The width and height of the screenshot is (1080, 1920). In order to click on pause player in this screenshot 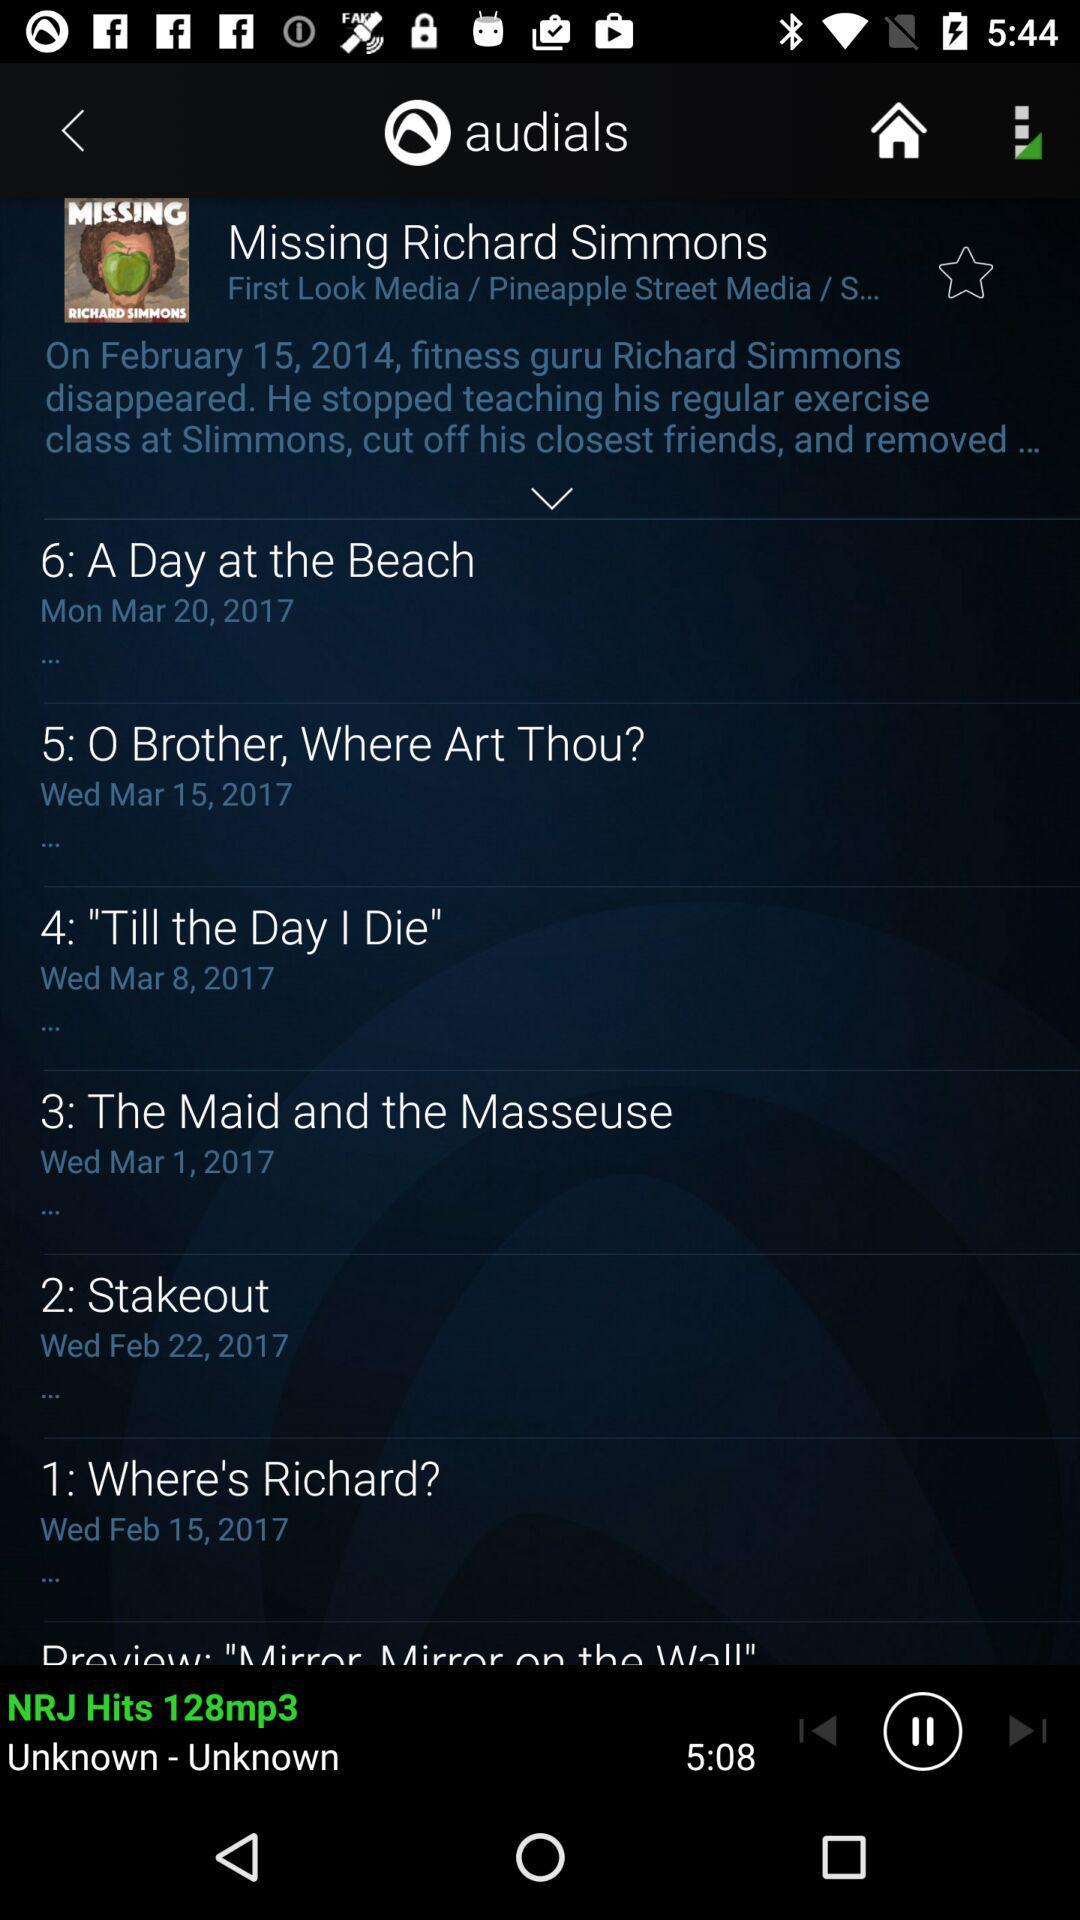, I will do `click(922, 1730)`.